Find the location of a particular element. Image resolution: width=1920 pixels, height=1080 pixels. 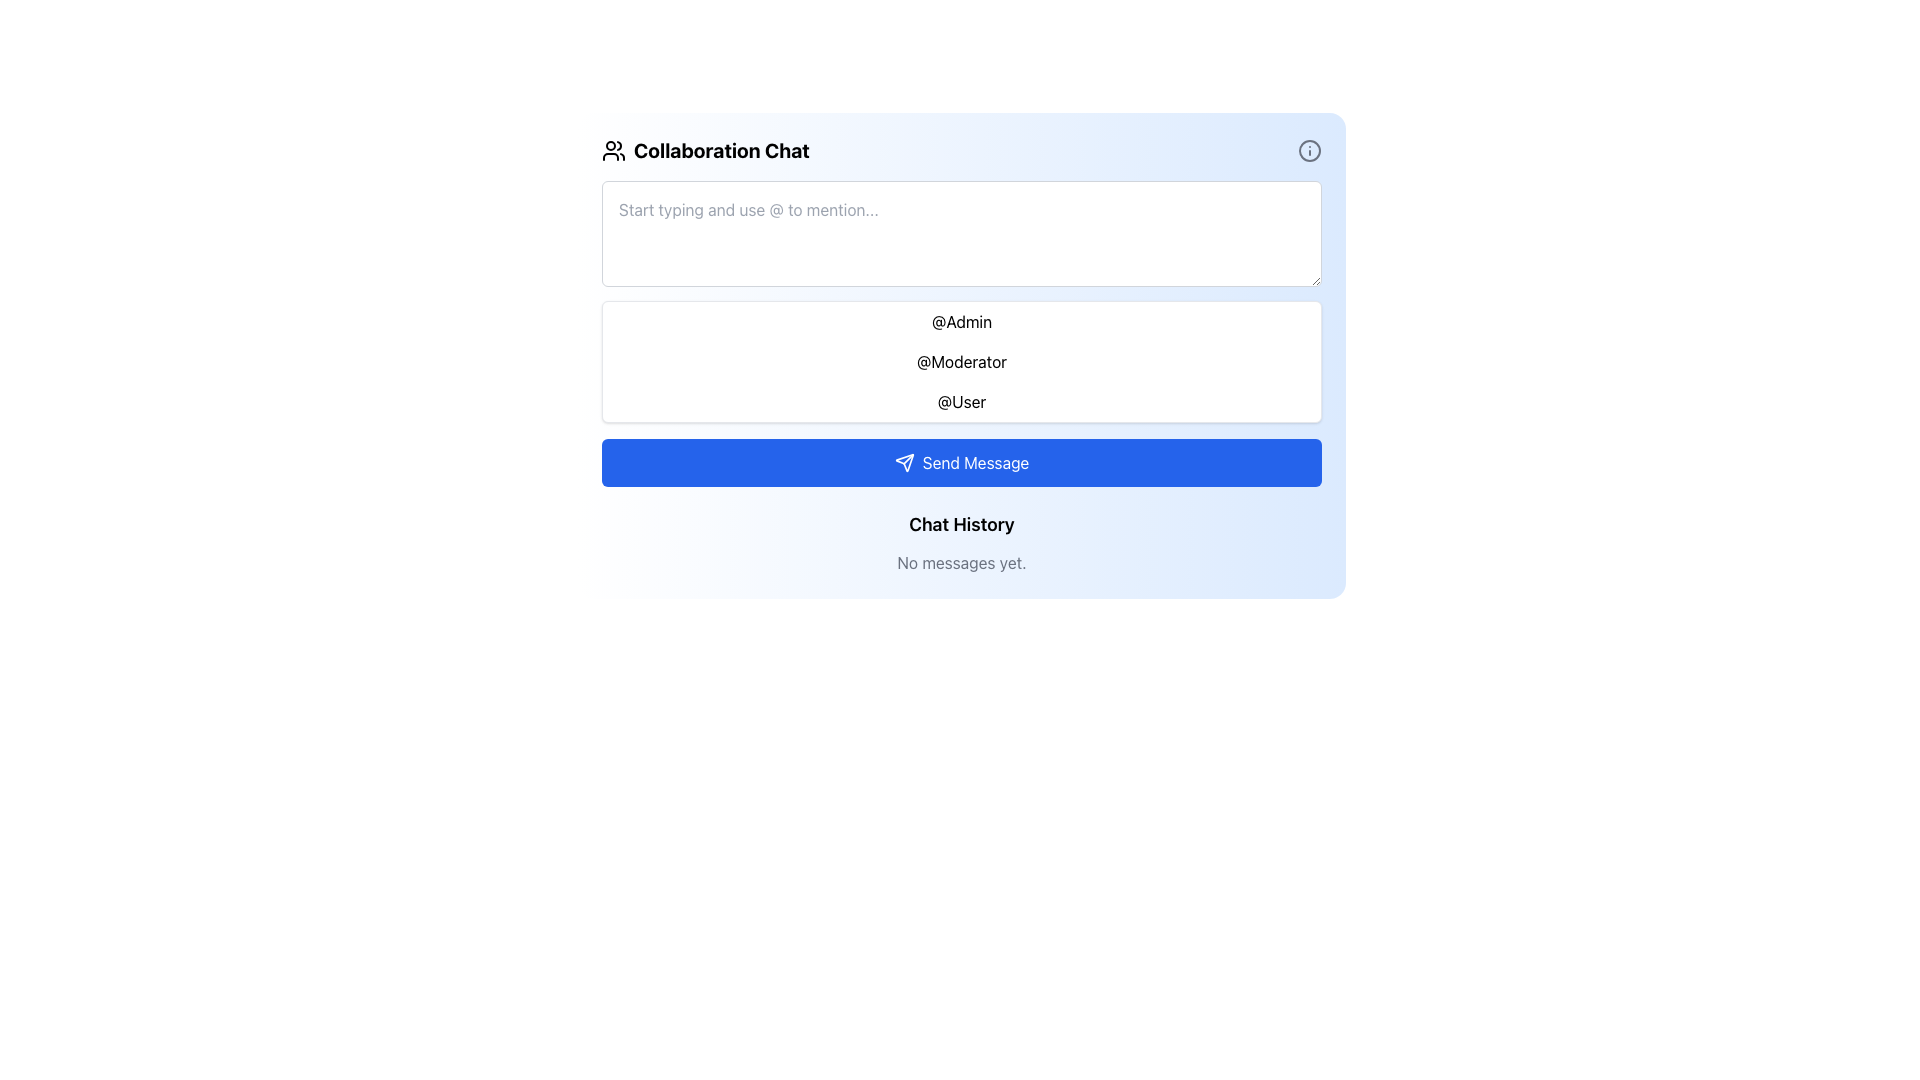

the rectangular blue button labeled 'Send Message' with a white paper plane icon, located at the bottom of the chat section, to observe any hover effect is located at coordinates (961, 462).